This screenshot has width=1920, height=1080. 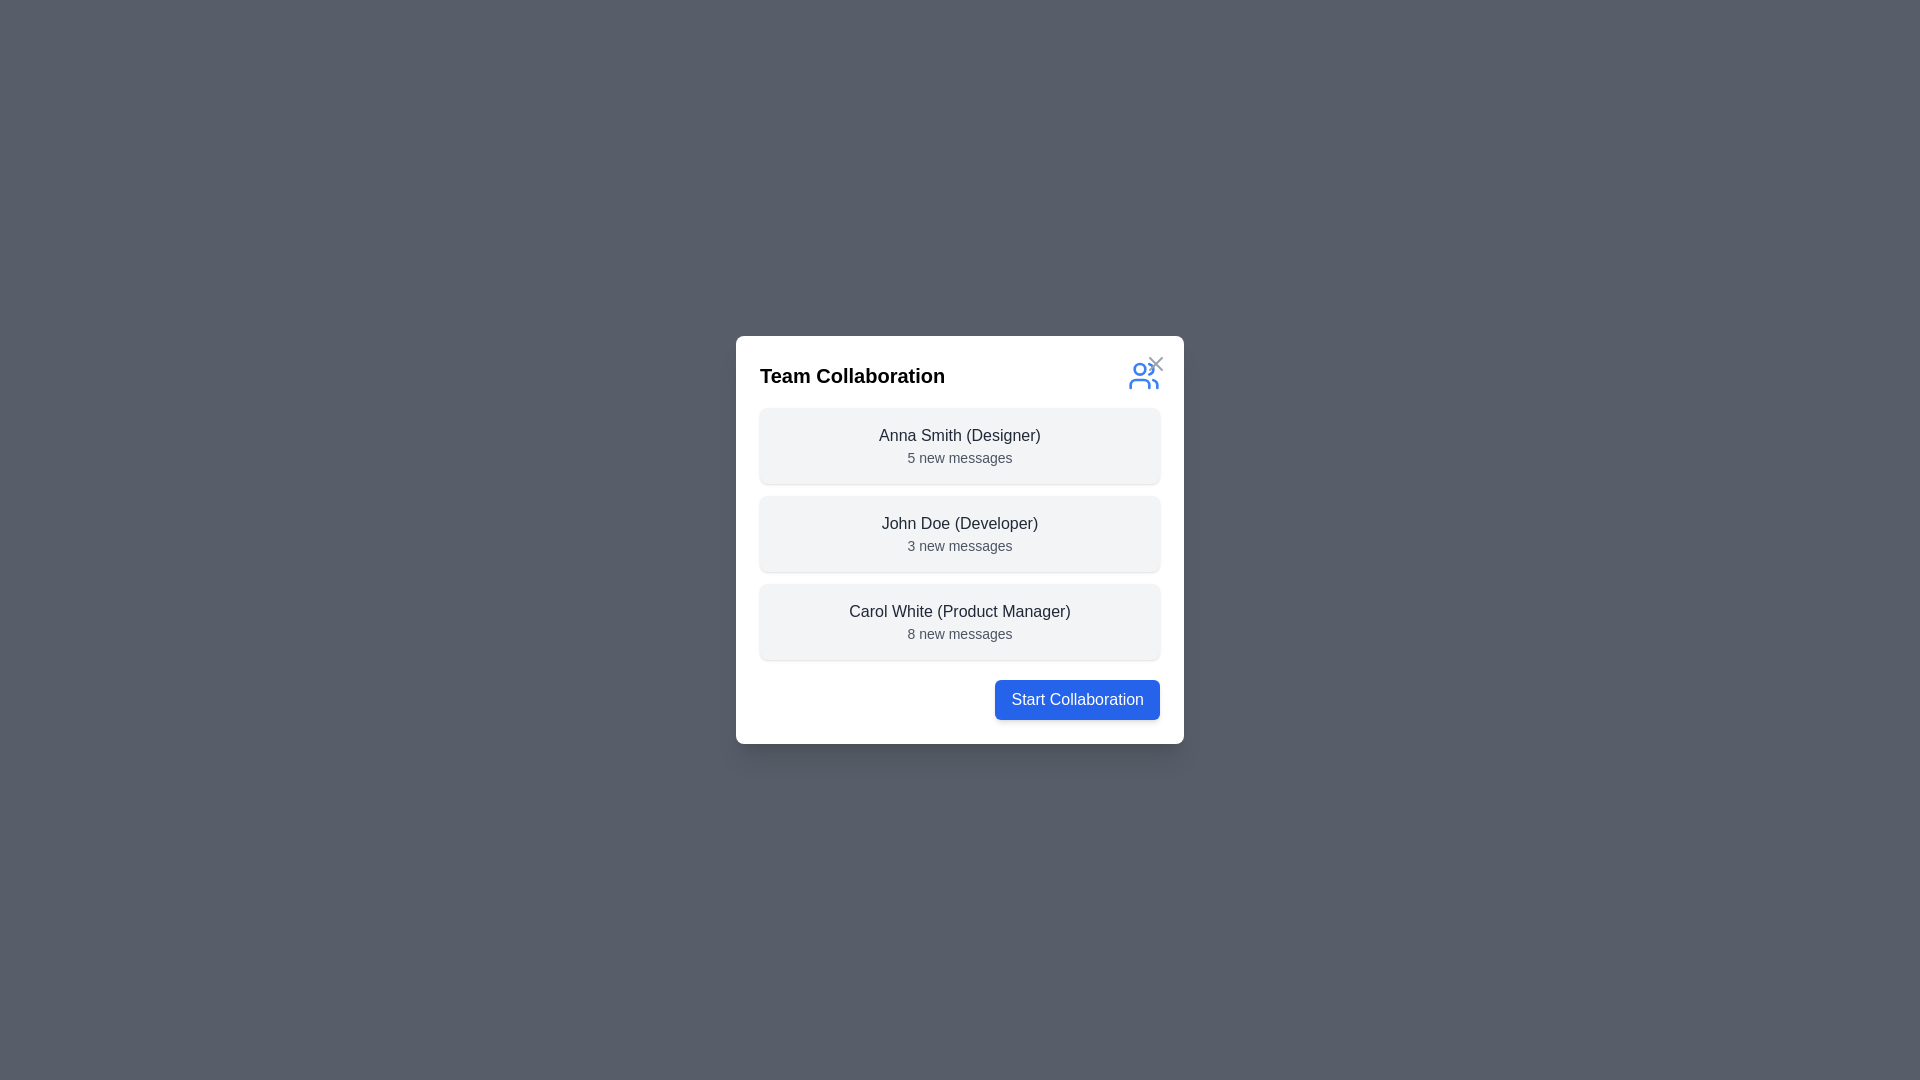 I want to click on the close button to close the dialog, so click(x=1156, y=363).